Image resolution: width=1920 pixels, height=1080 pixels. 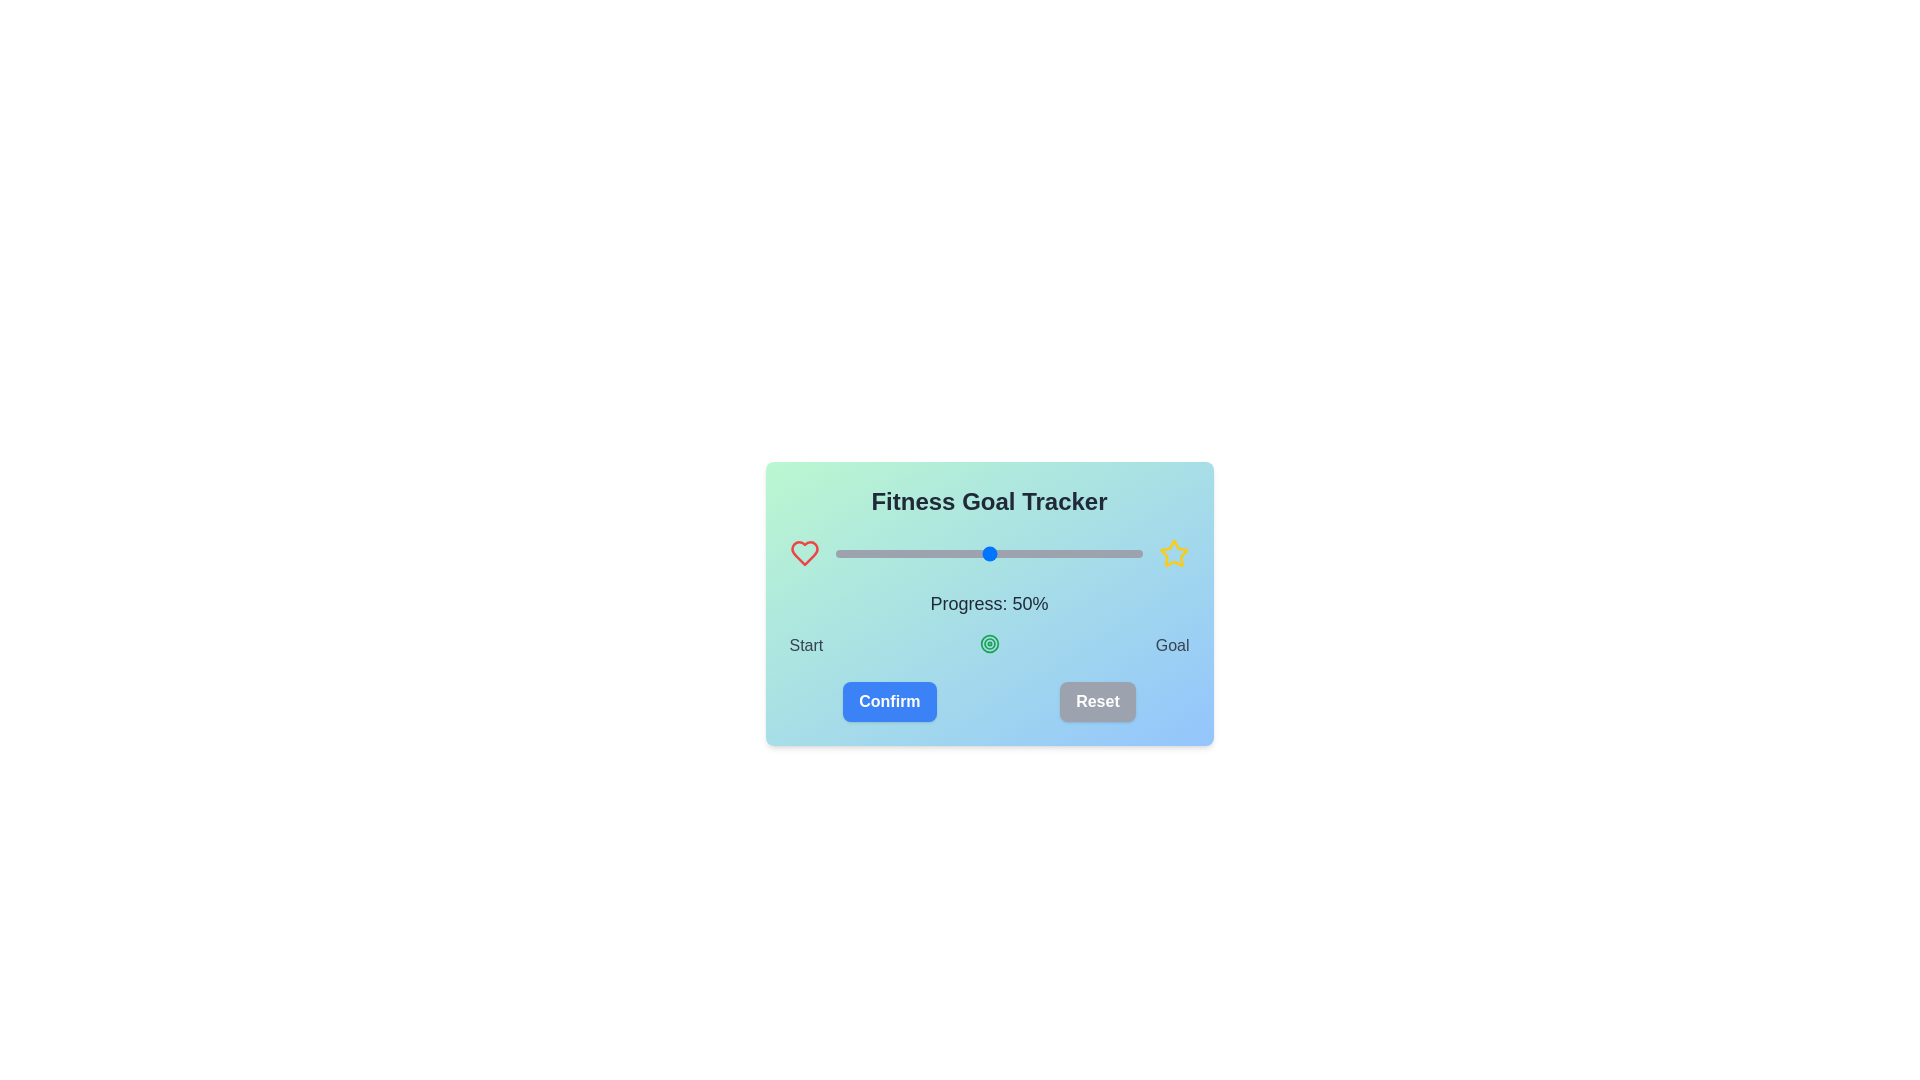 What do you see at coordinates (1043, 554) in the screenshot?
I see `the slider to set progress to 68%` at bounding box center [1043, 554].